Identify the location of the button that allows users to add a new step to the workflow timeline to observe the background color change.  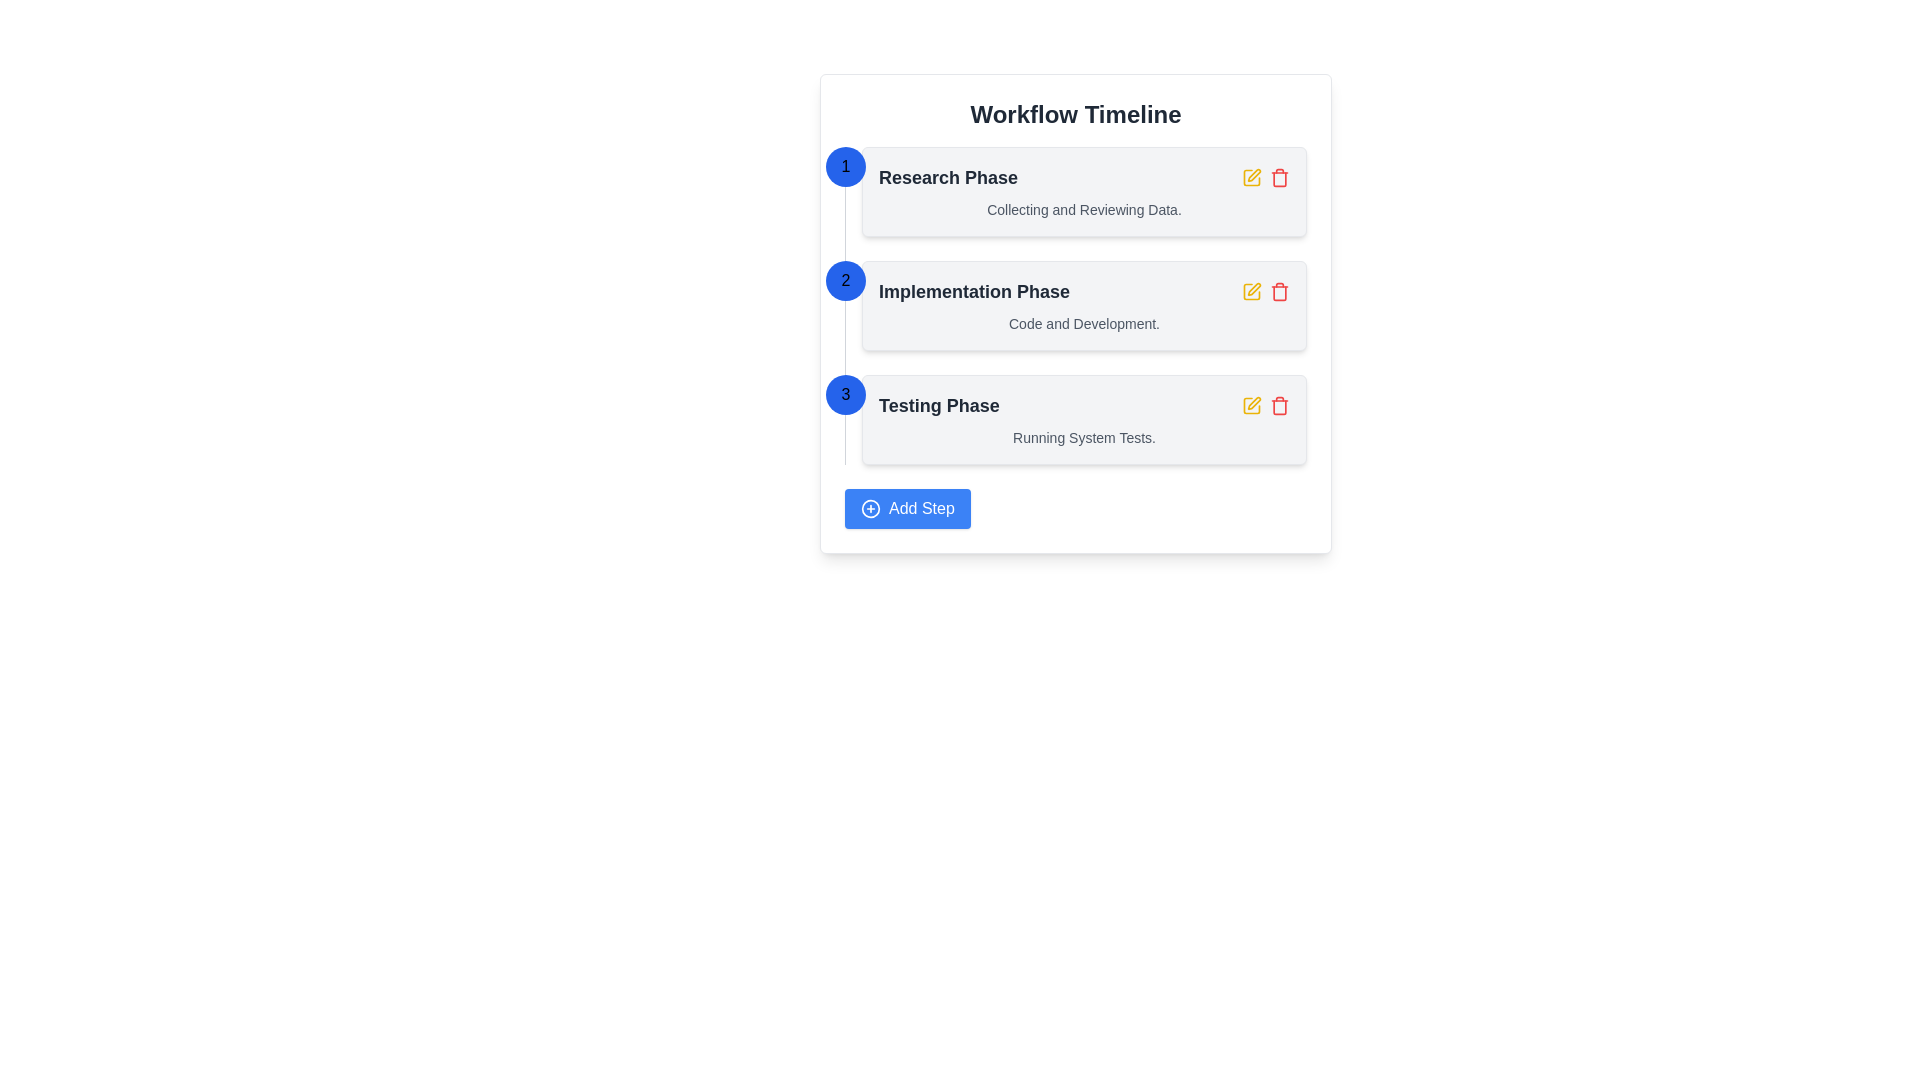
(906, 508).